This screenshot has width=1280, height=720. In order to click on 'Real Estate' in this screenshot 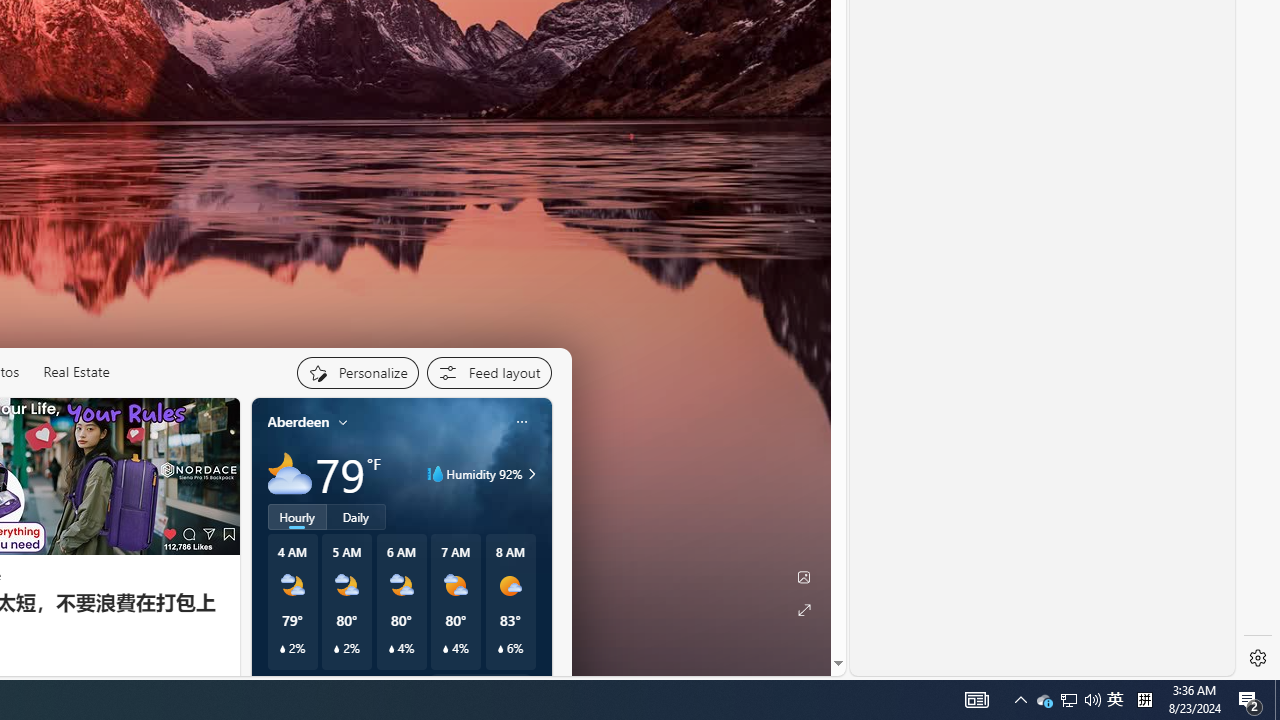, I will do `click(76, 371)`.